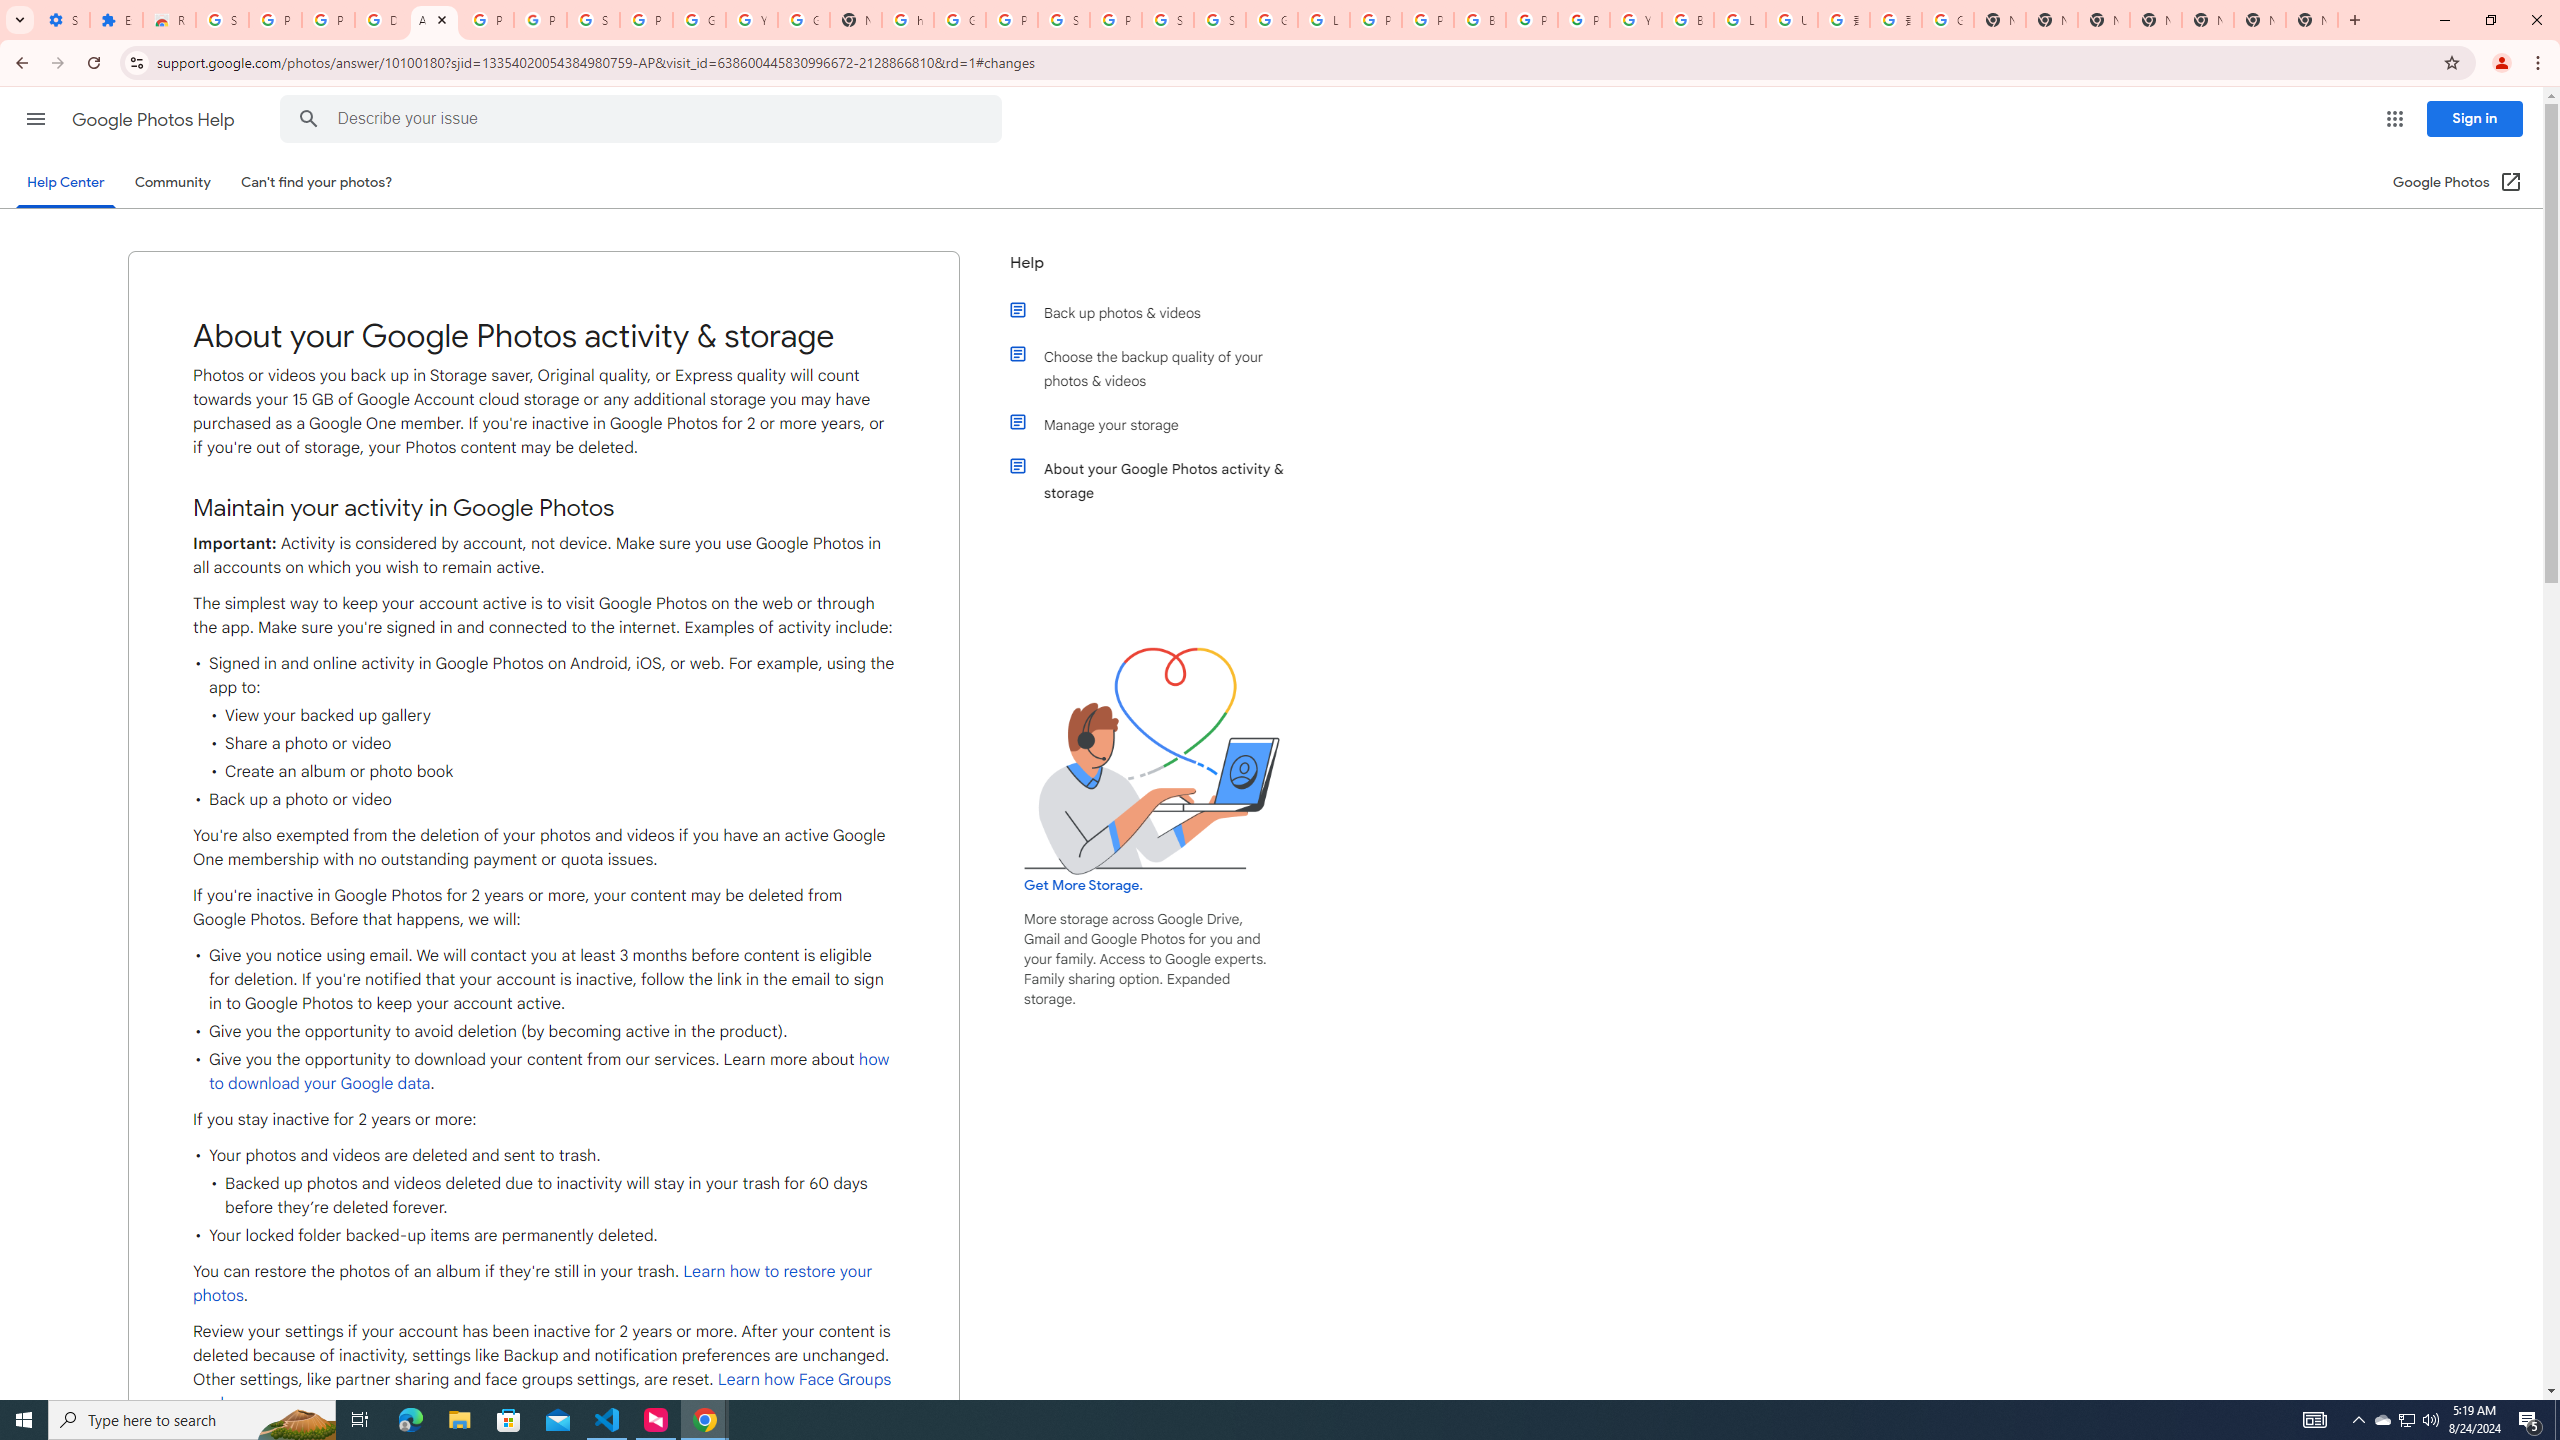 This screenshot has height=1440, width=2560. I want to click on 'About your Google Photos activity & storage', so click(1162, 479).